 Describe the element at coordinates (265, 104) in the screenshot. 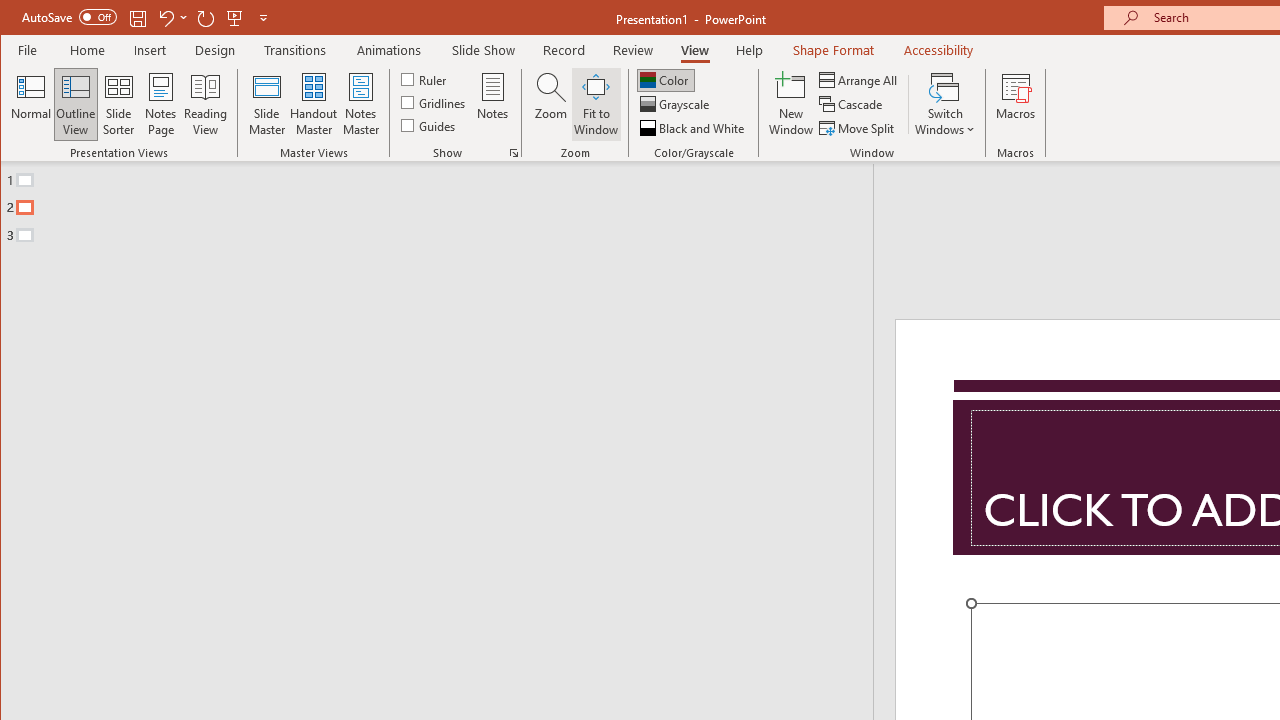

I see `'Slide Master'` at that location.